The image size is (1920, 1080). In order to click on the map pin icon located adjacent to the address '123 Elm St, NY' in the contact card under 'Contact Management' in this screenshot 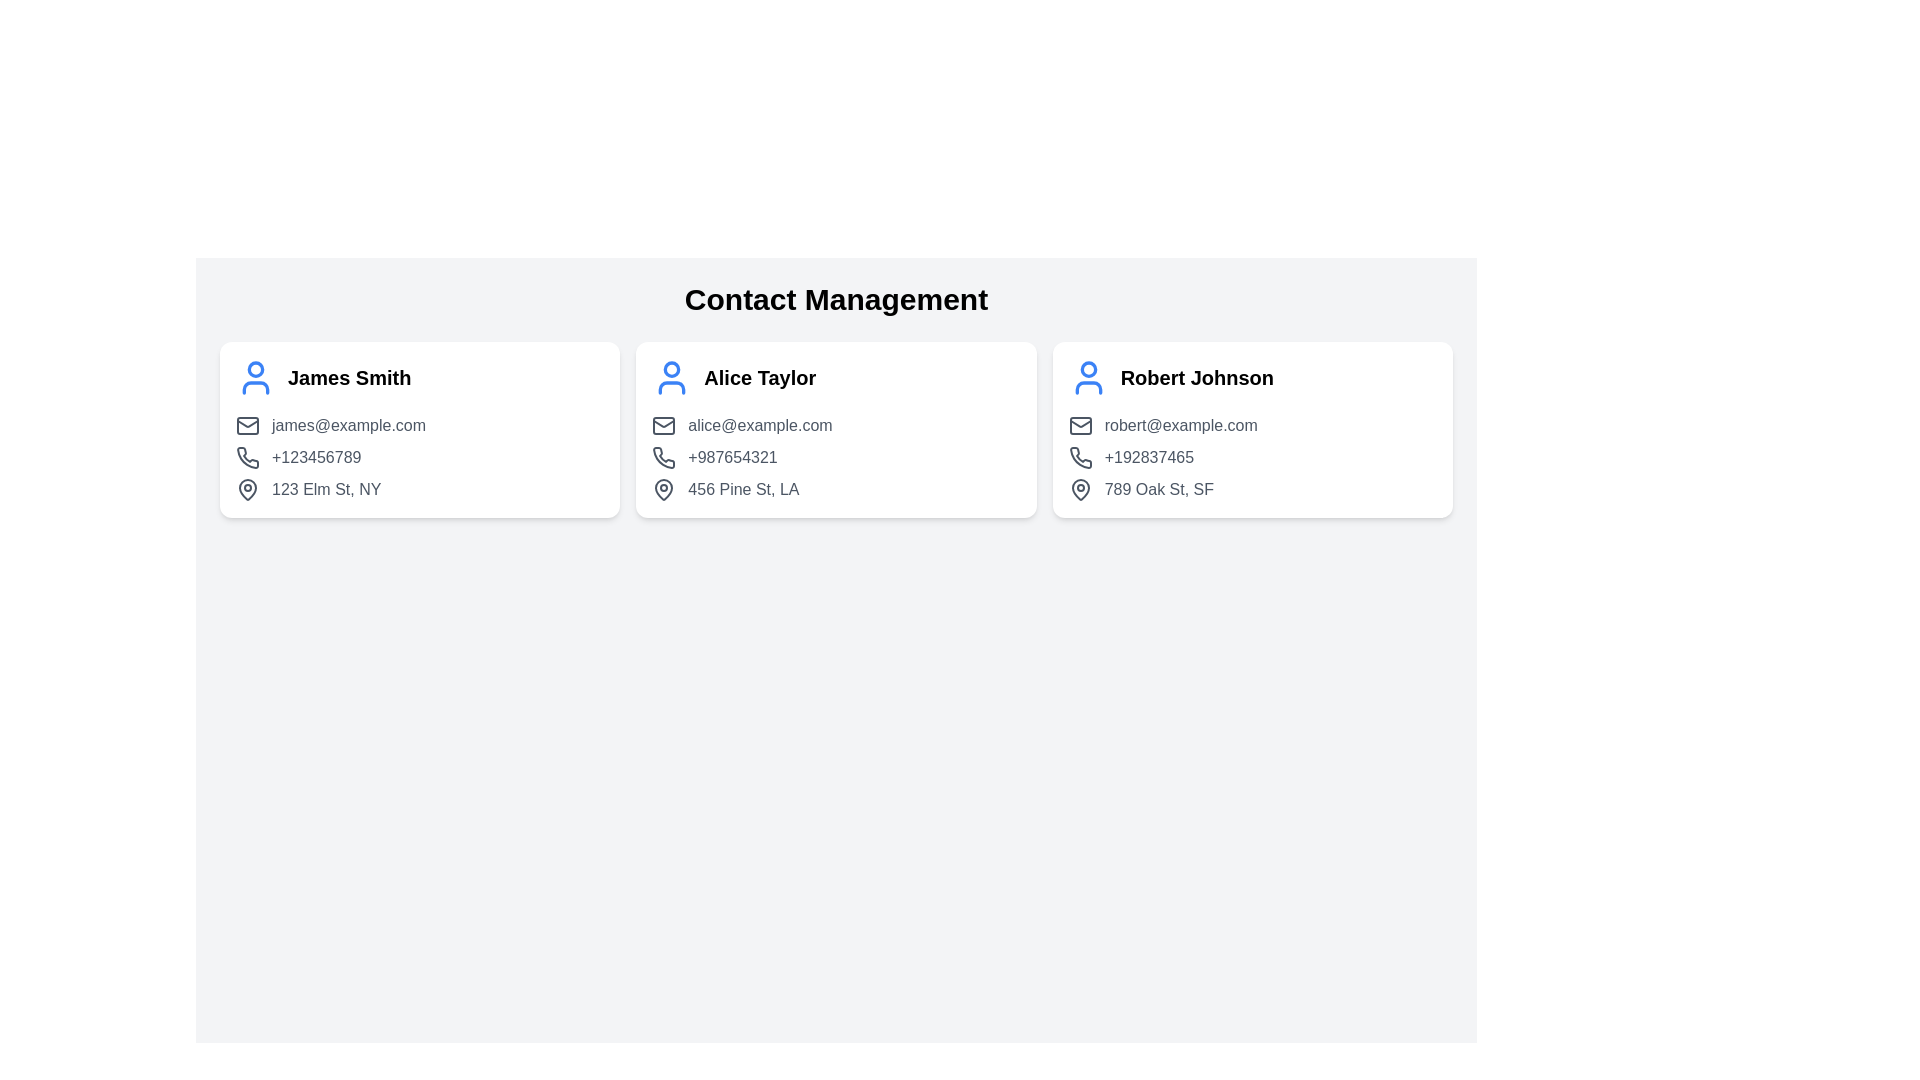, I will do `click(247, 489)`.